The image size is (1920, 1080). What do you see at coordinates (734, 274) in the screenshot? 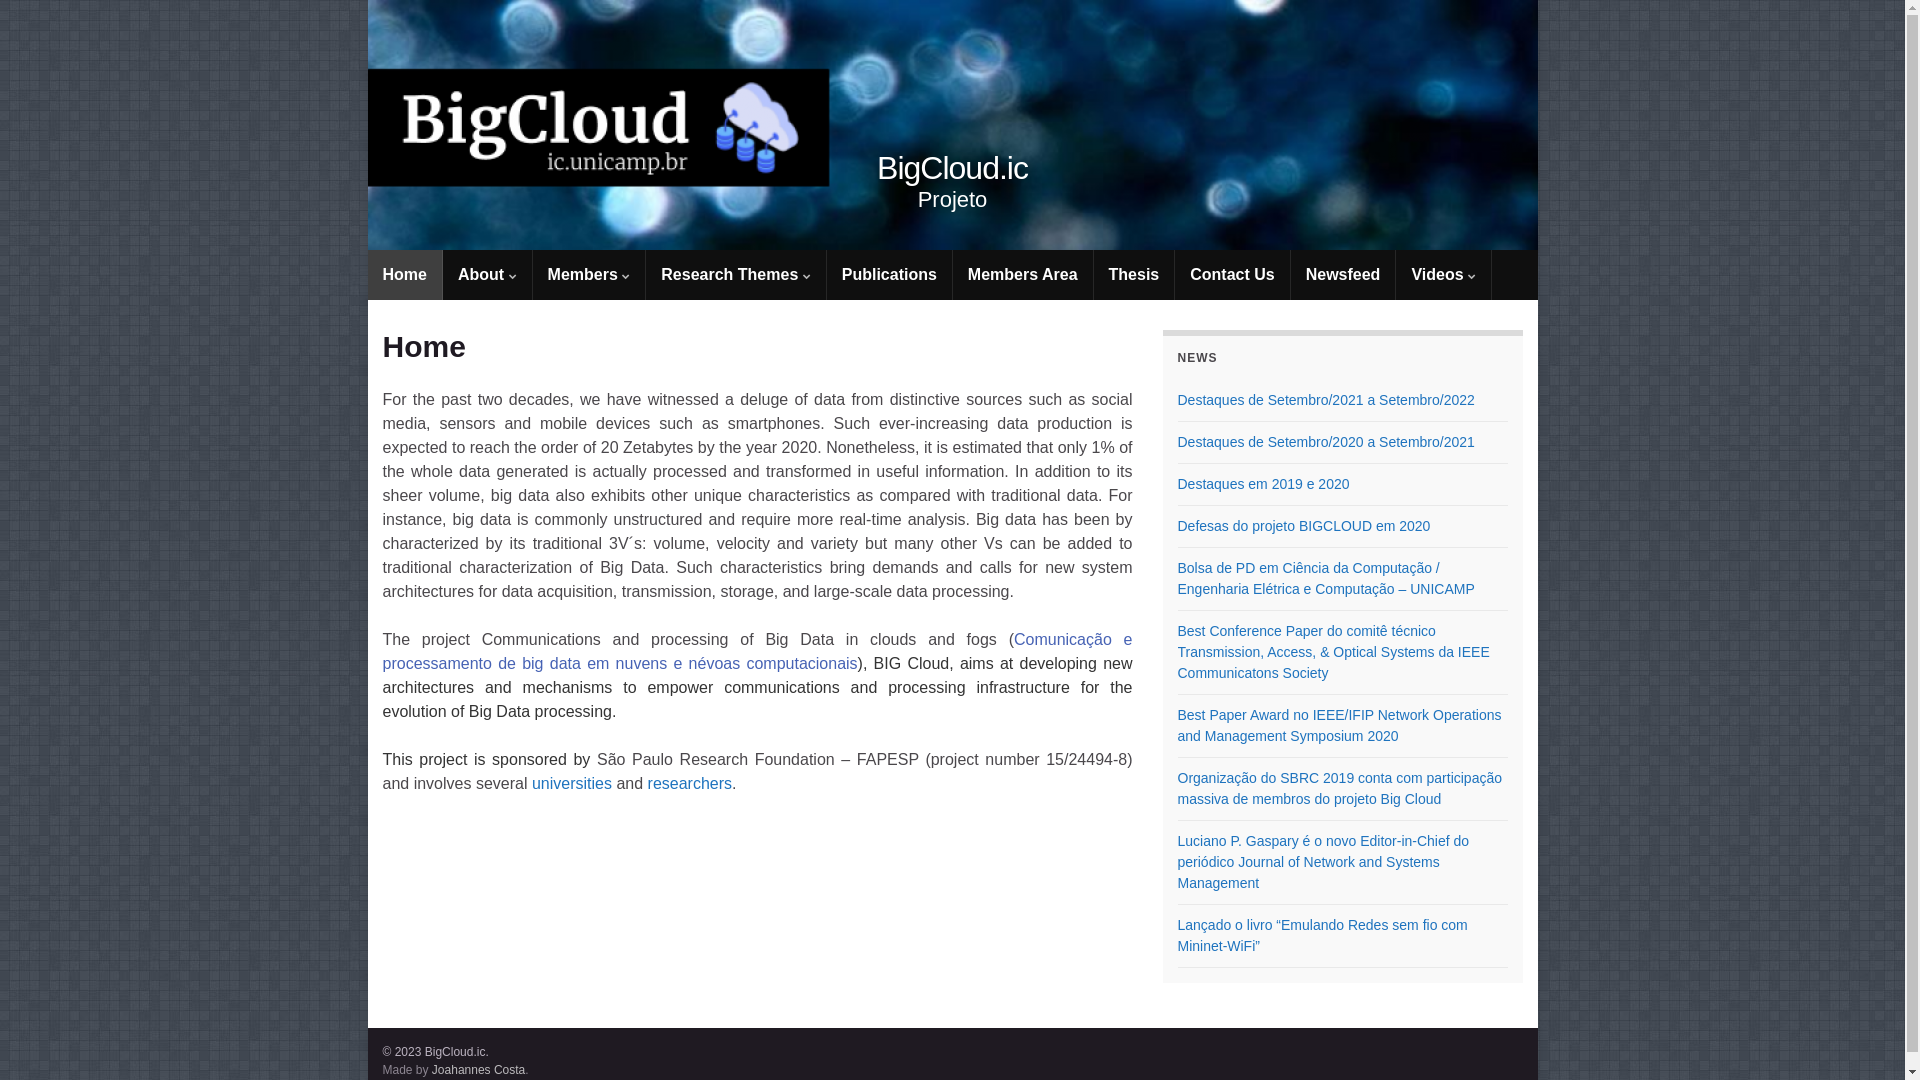
I see `'Research Themes'` at bounding box center [734, 274].